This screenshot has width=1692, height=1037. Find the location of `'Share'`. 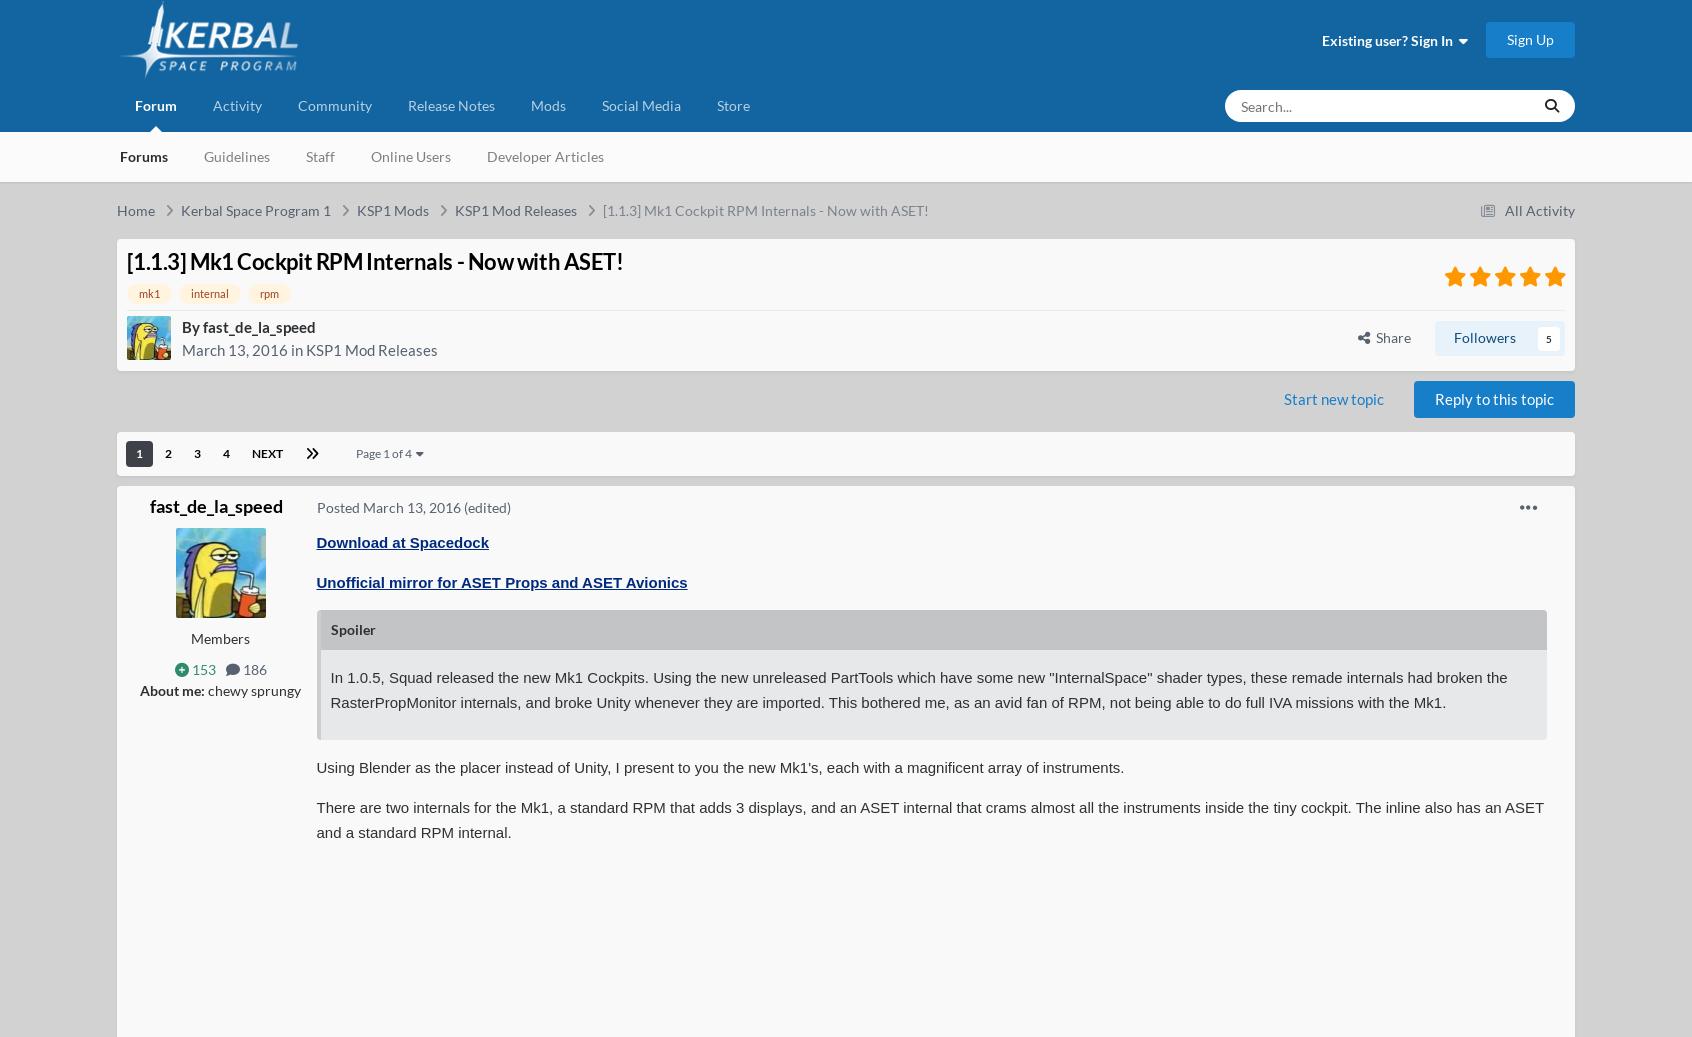

'Share' is located at coordinates (1390, 336).